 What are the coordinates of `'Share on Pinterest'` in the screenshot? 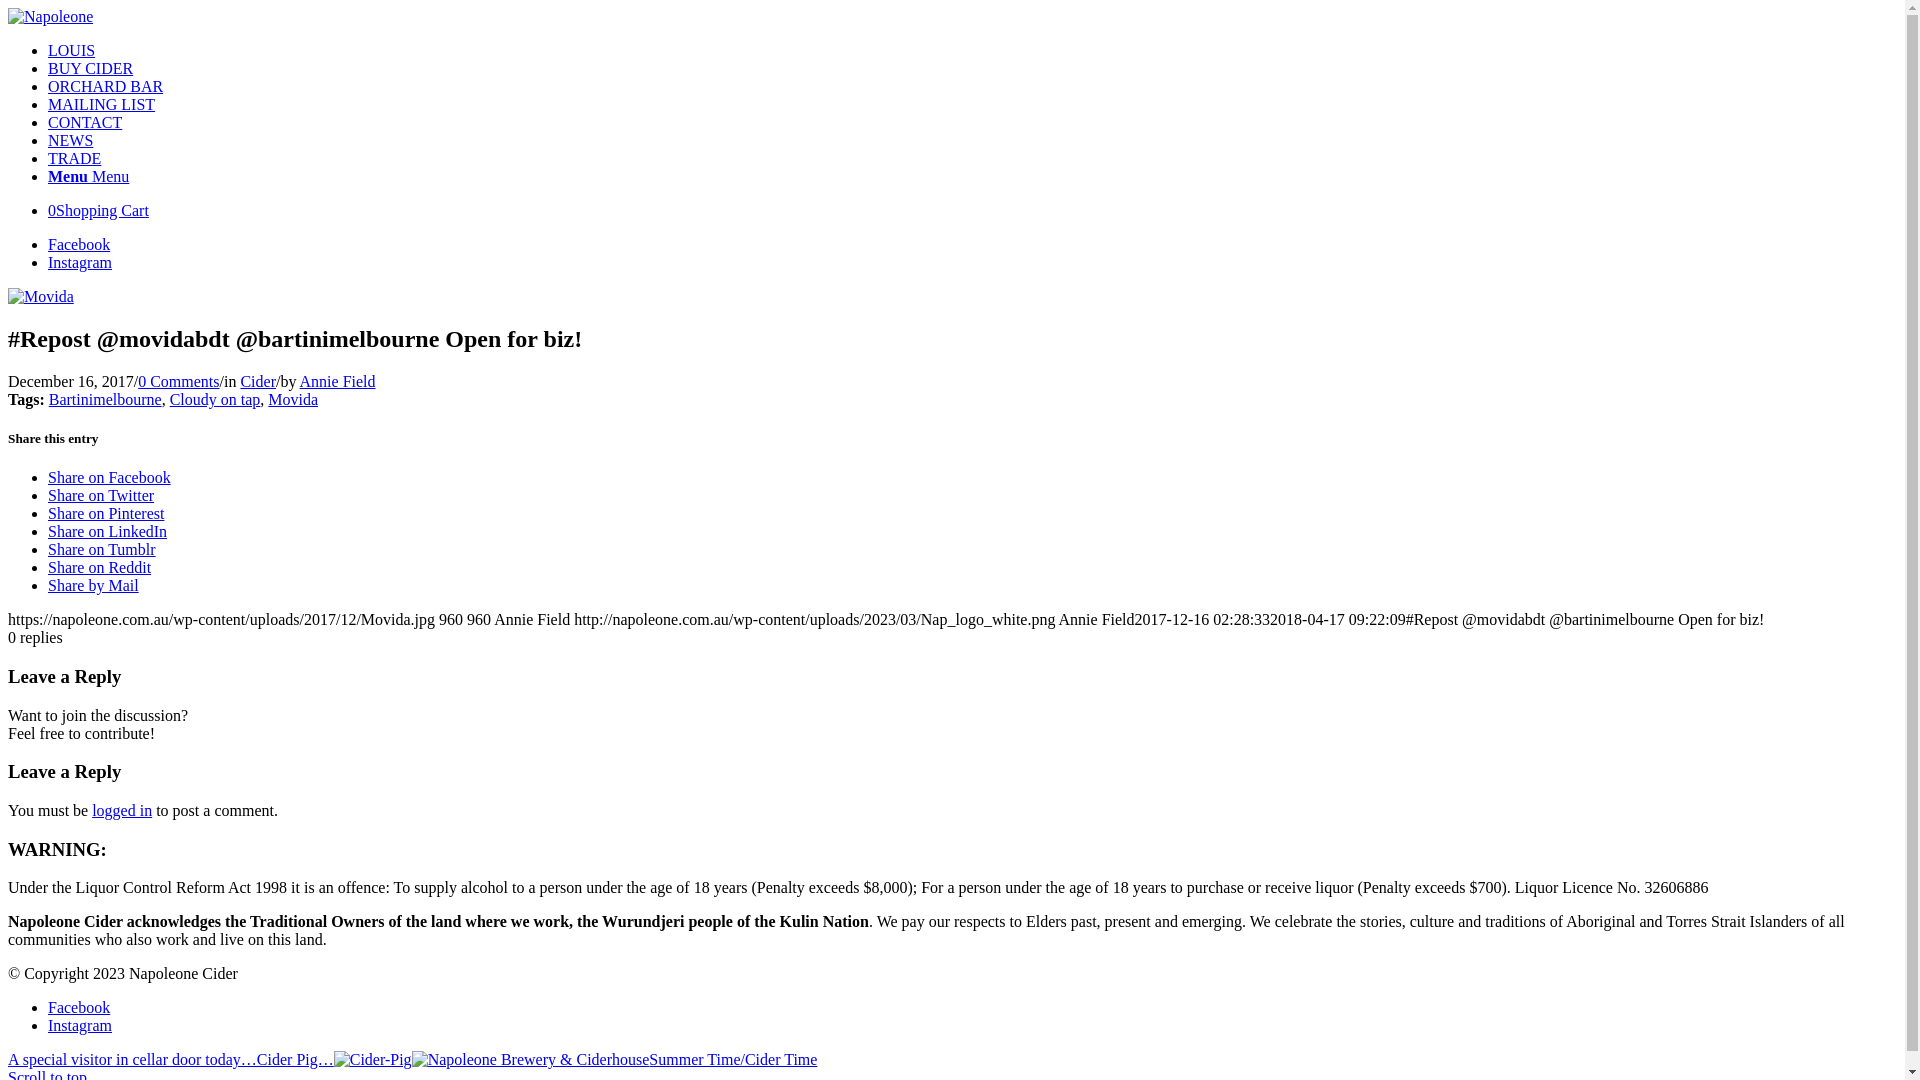 It's located at (48, 512).